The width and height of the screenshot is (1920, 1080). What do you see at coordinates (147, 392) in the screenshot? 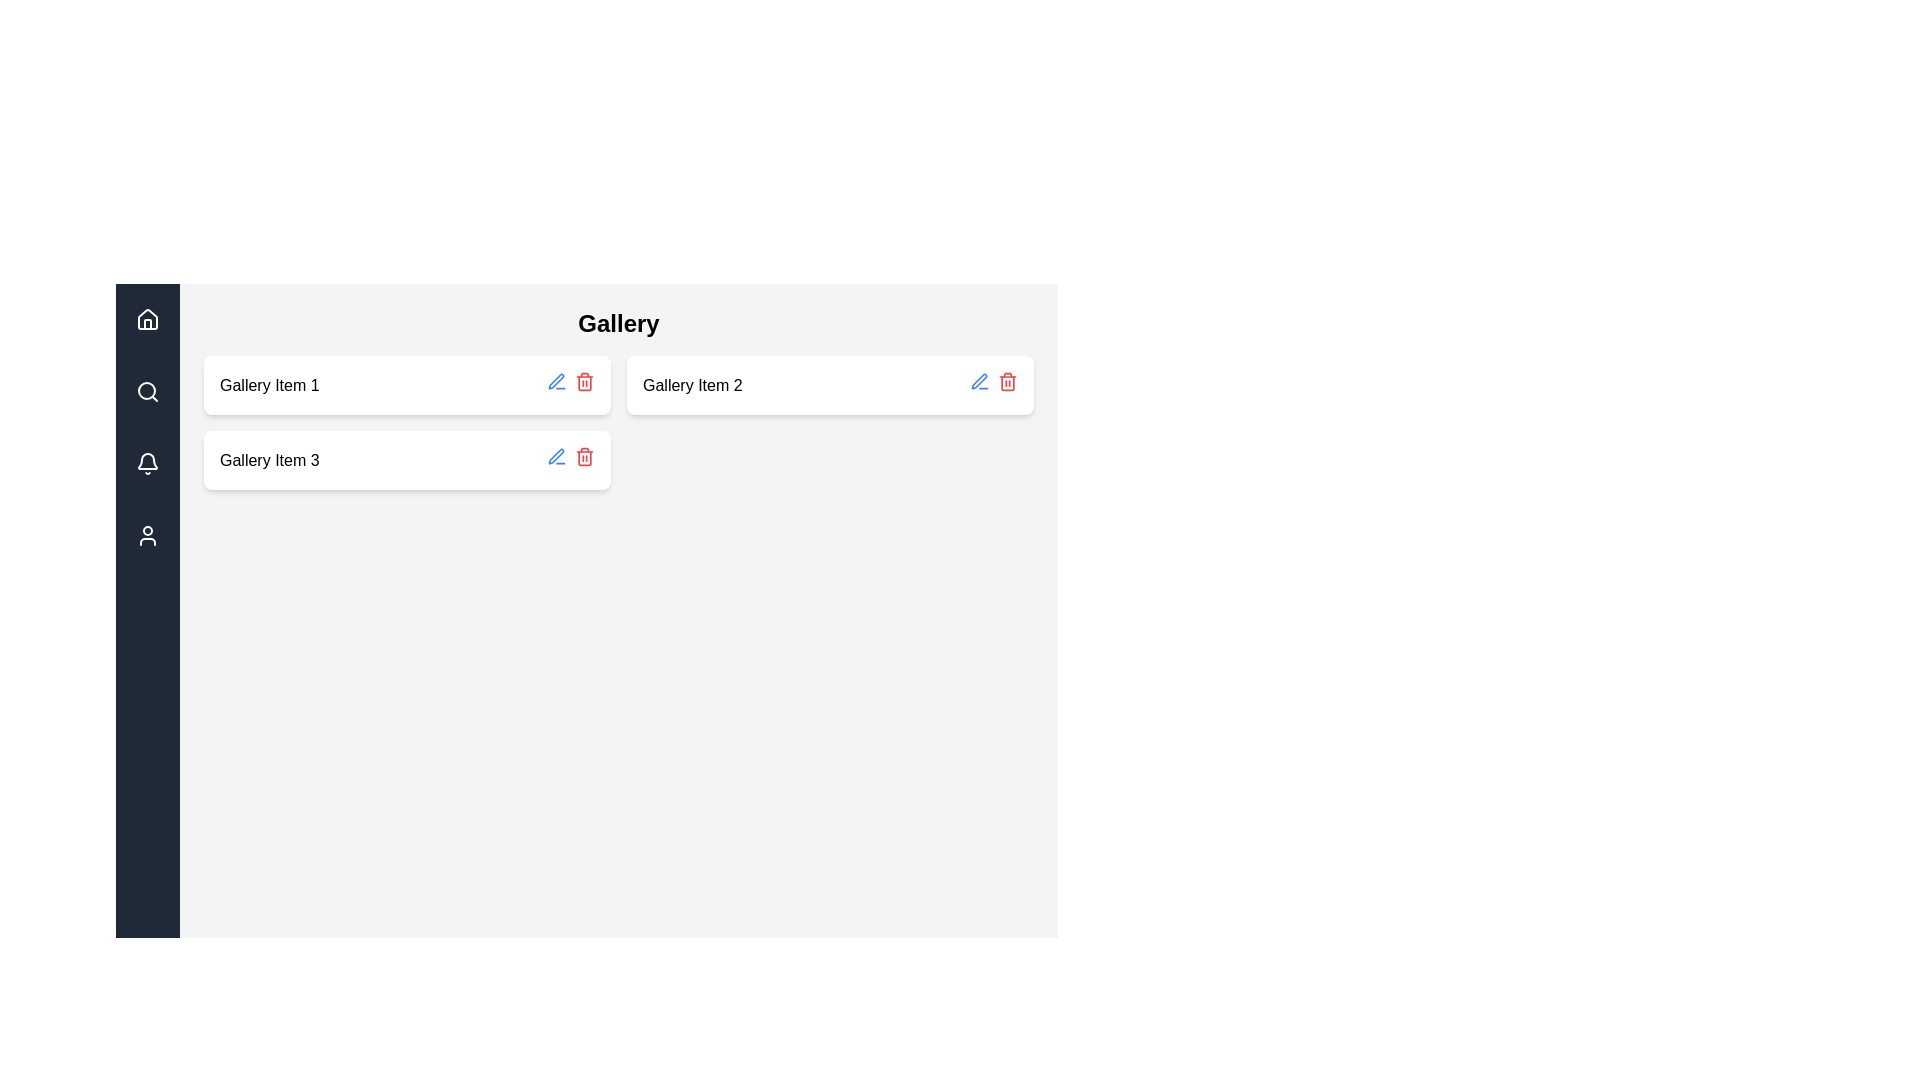
I see `the round search button with a magnifying glass icon located in the sidebar, positioned between the home icon and the bell icon, to initiate the search` at bounding box center [147, 392].